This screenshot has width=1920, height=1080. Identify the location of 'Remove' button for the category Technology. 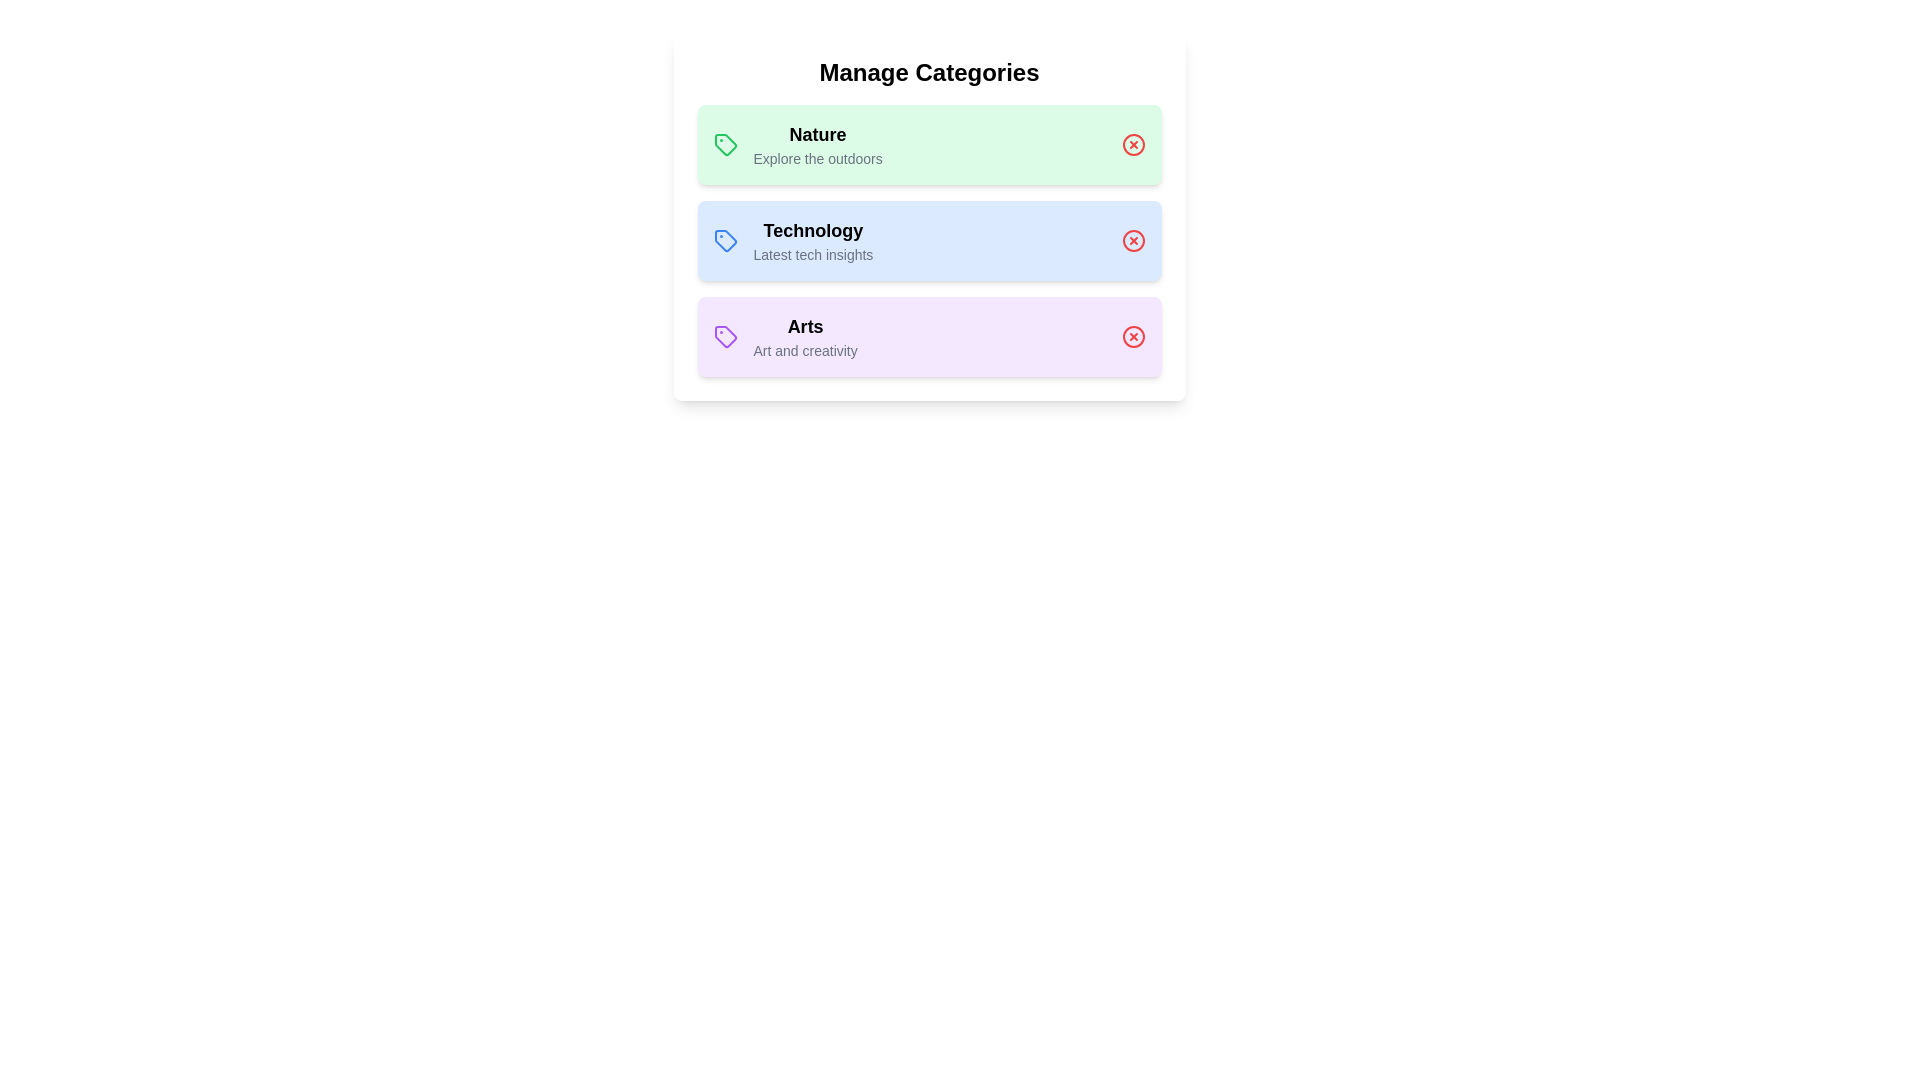
(1133, 239).